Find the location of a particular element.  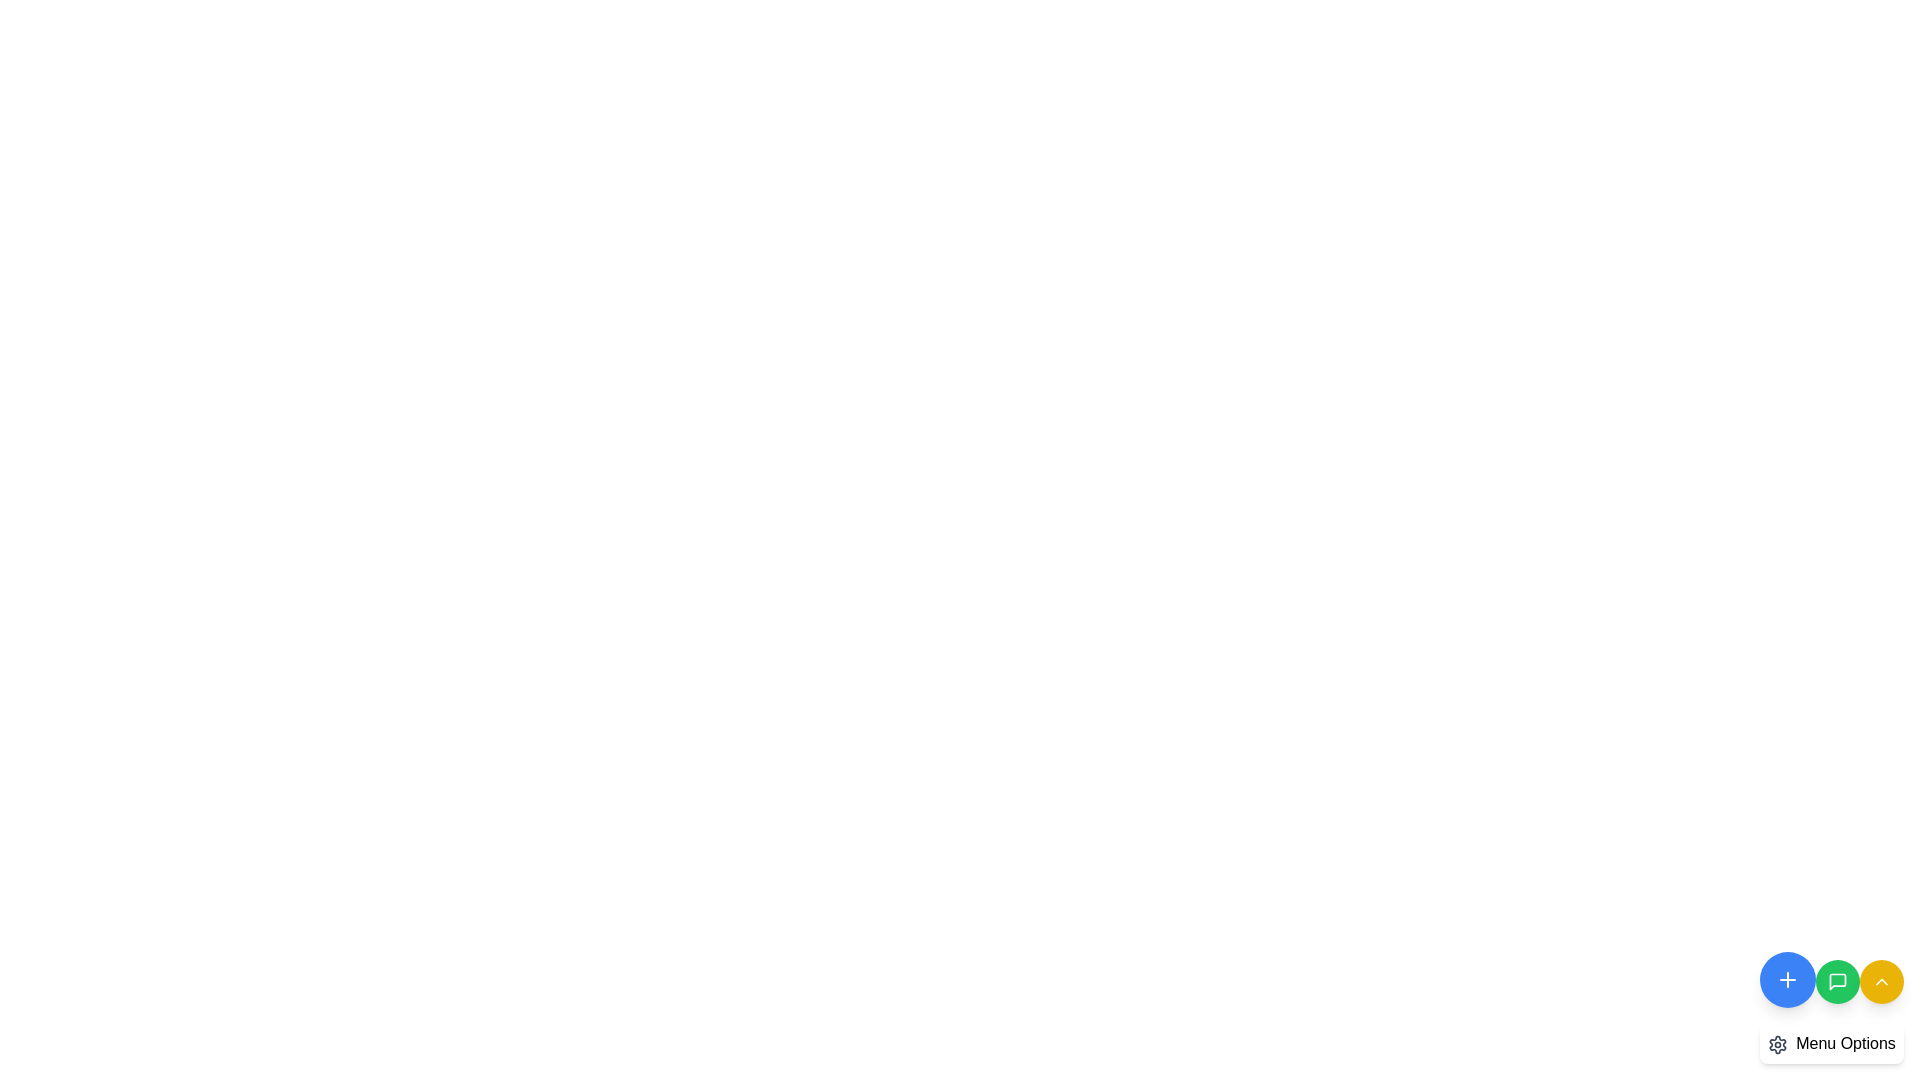

the second button located at the bottom-right corner of the interface, between a blue button with a plus sign and a yellow button with an upward-facing chevron is located at coordinates (1832, 1003).